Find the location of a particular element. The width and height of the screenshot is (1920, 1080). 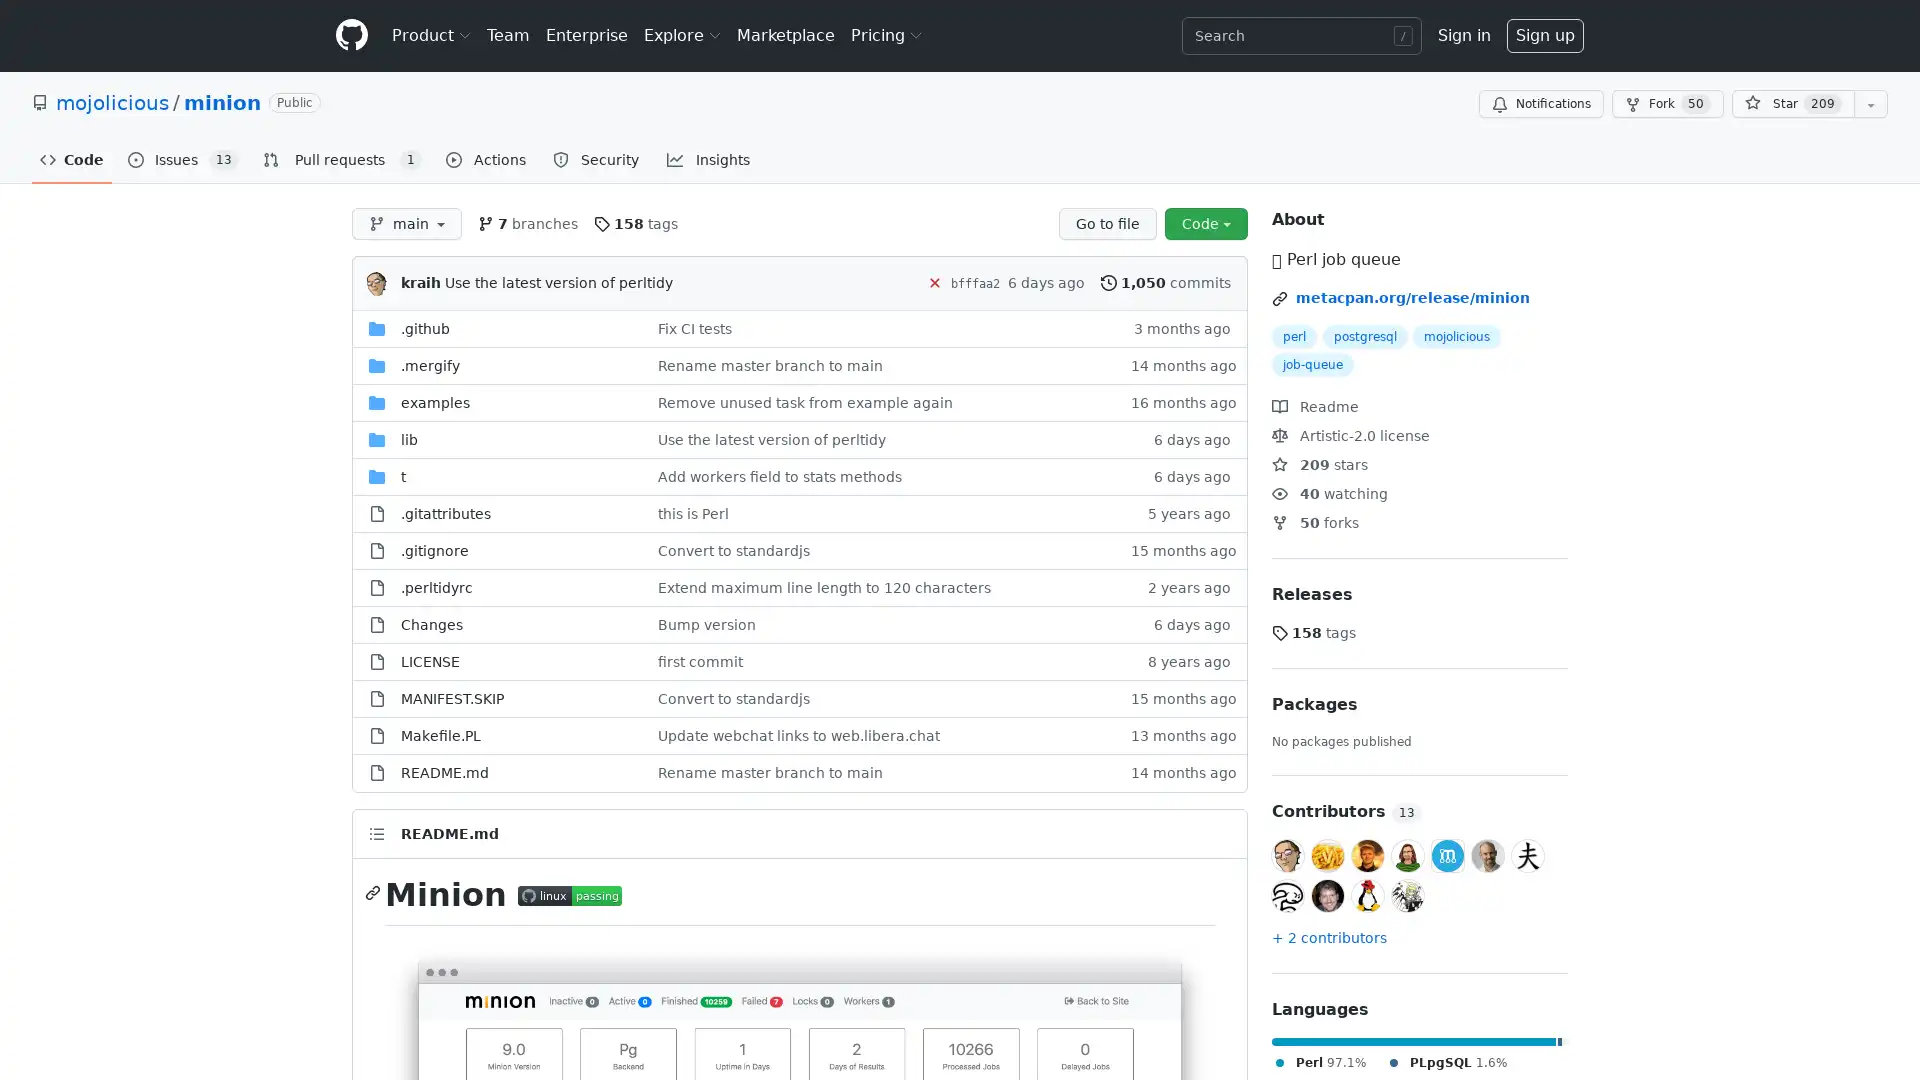

You must be signed in to add this repository to a list is located at coordinates (1870, 104).